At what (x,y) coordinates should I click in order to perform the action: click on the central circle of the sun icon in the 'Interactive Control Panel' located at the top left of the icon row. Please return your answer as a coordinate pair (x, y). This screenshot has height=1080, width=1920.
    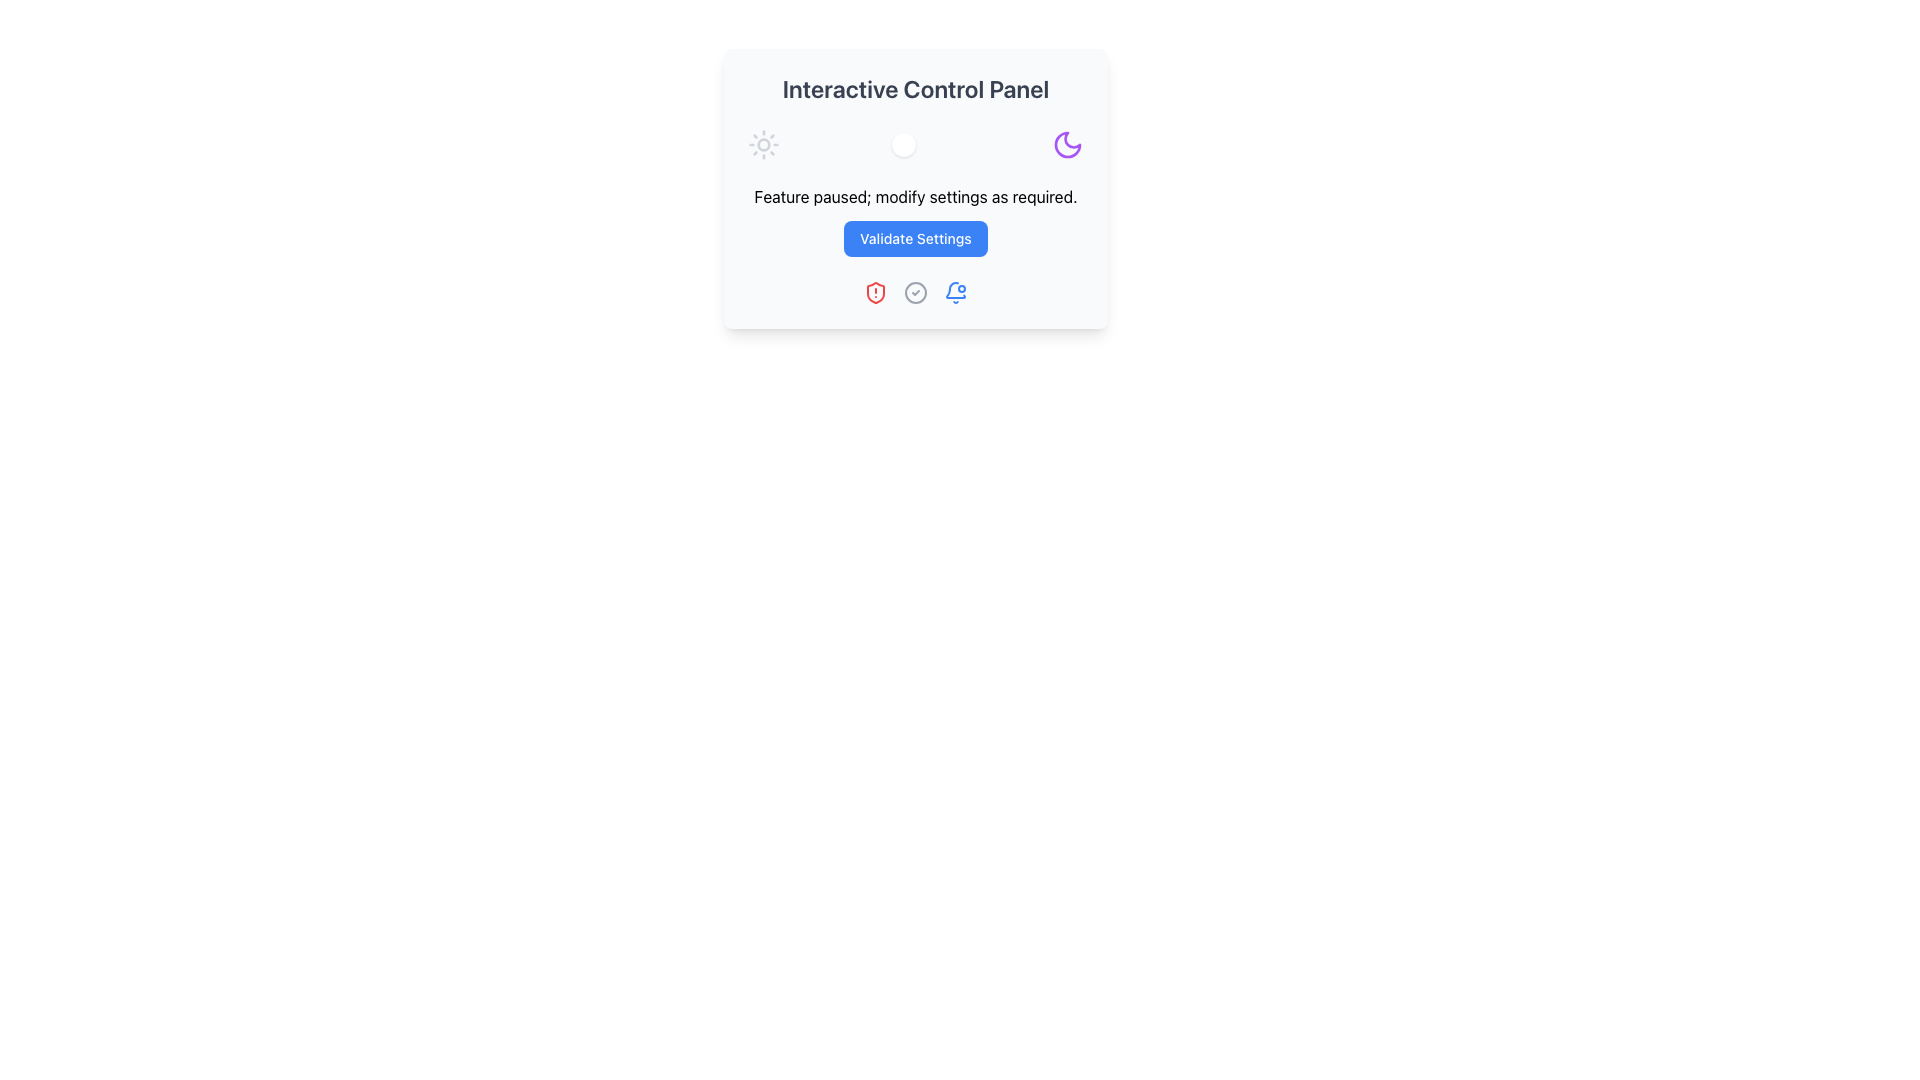
    Looking at the image, I should click on (762, 144).